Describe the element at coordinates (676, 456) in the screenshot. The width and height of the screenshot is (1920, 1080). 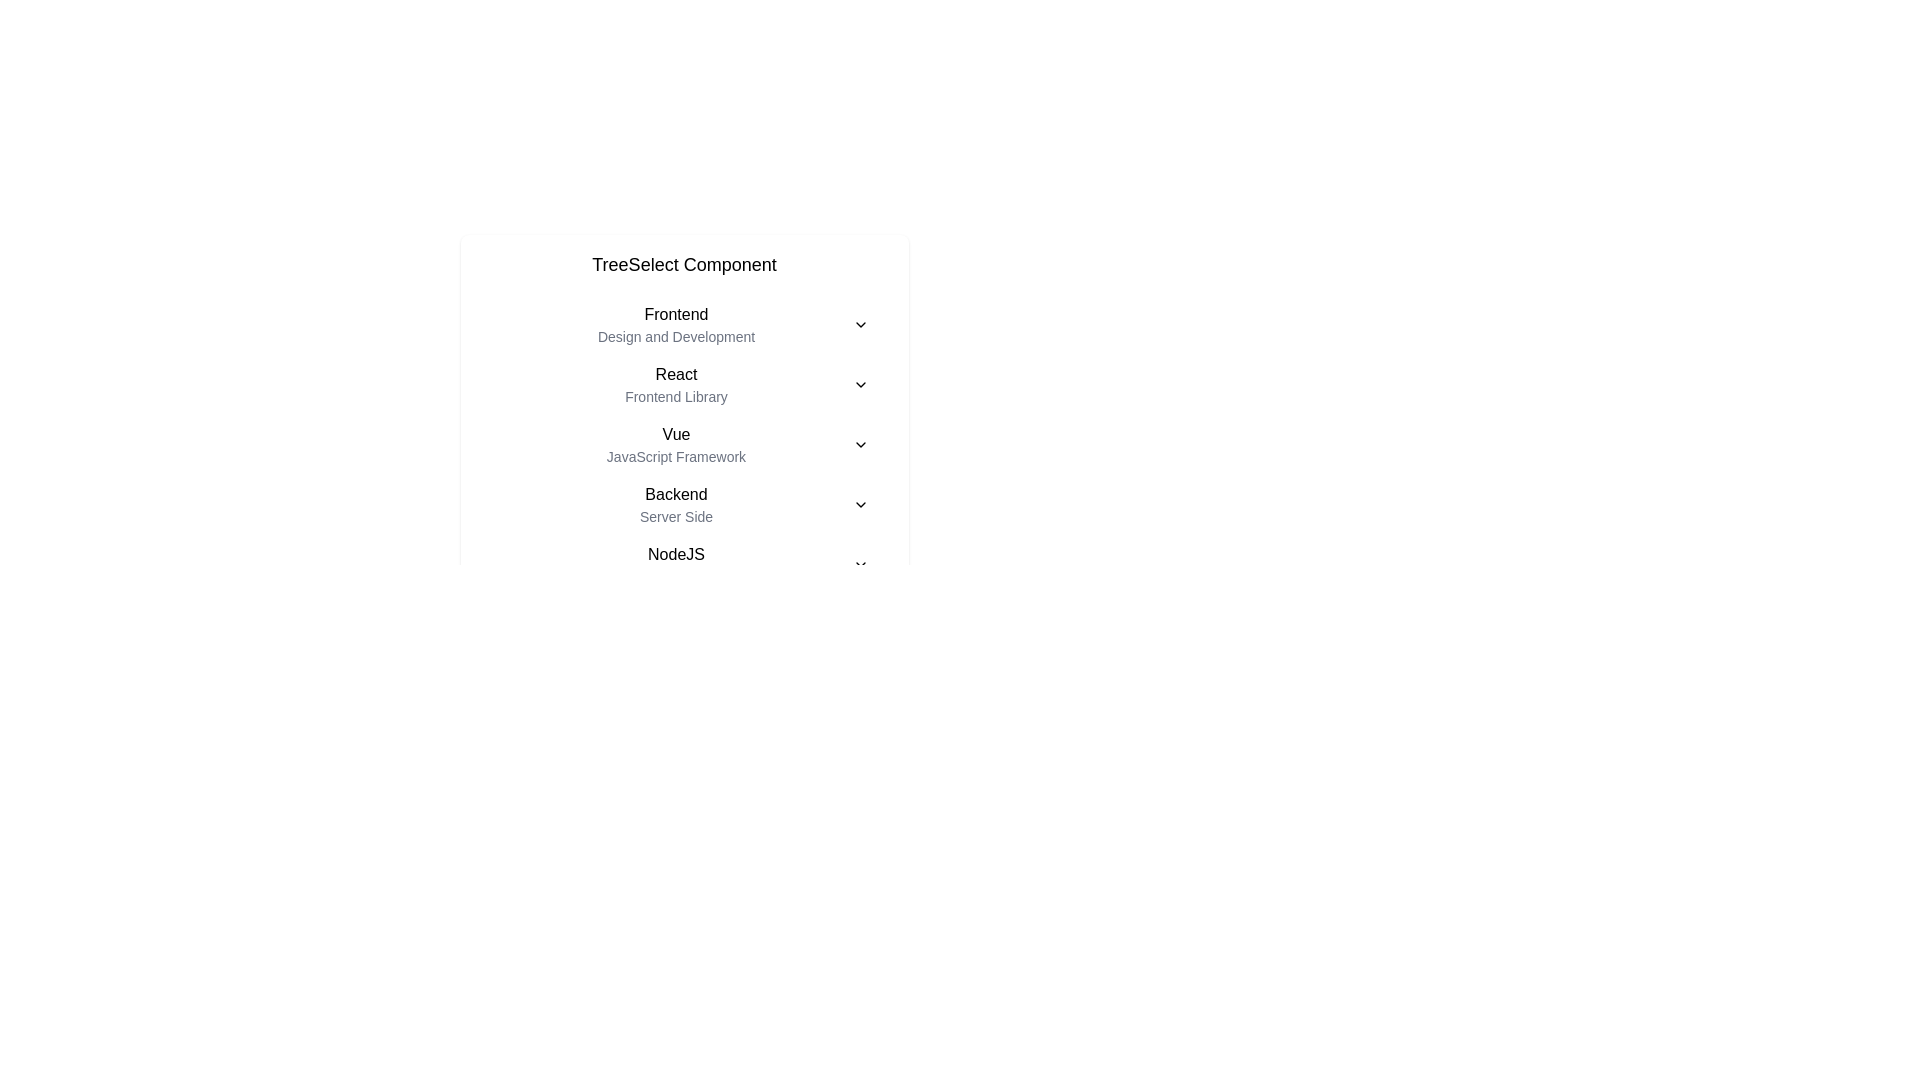
I see `the Text label that describes the 'Vue' section, which categorizes it as a JavaScript framework, located beneath the category title in the expandable 'Vue' category of a hierarchical tree-like component` at that location.